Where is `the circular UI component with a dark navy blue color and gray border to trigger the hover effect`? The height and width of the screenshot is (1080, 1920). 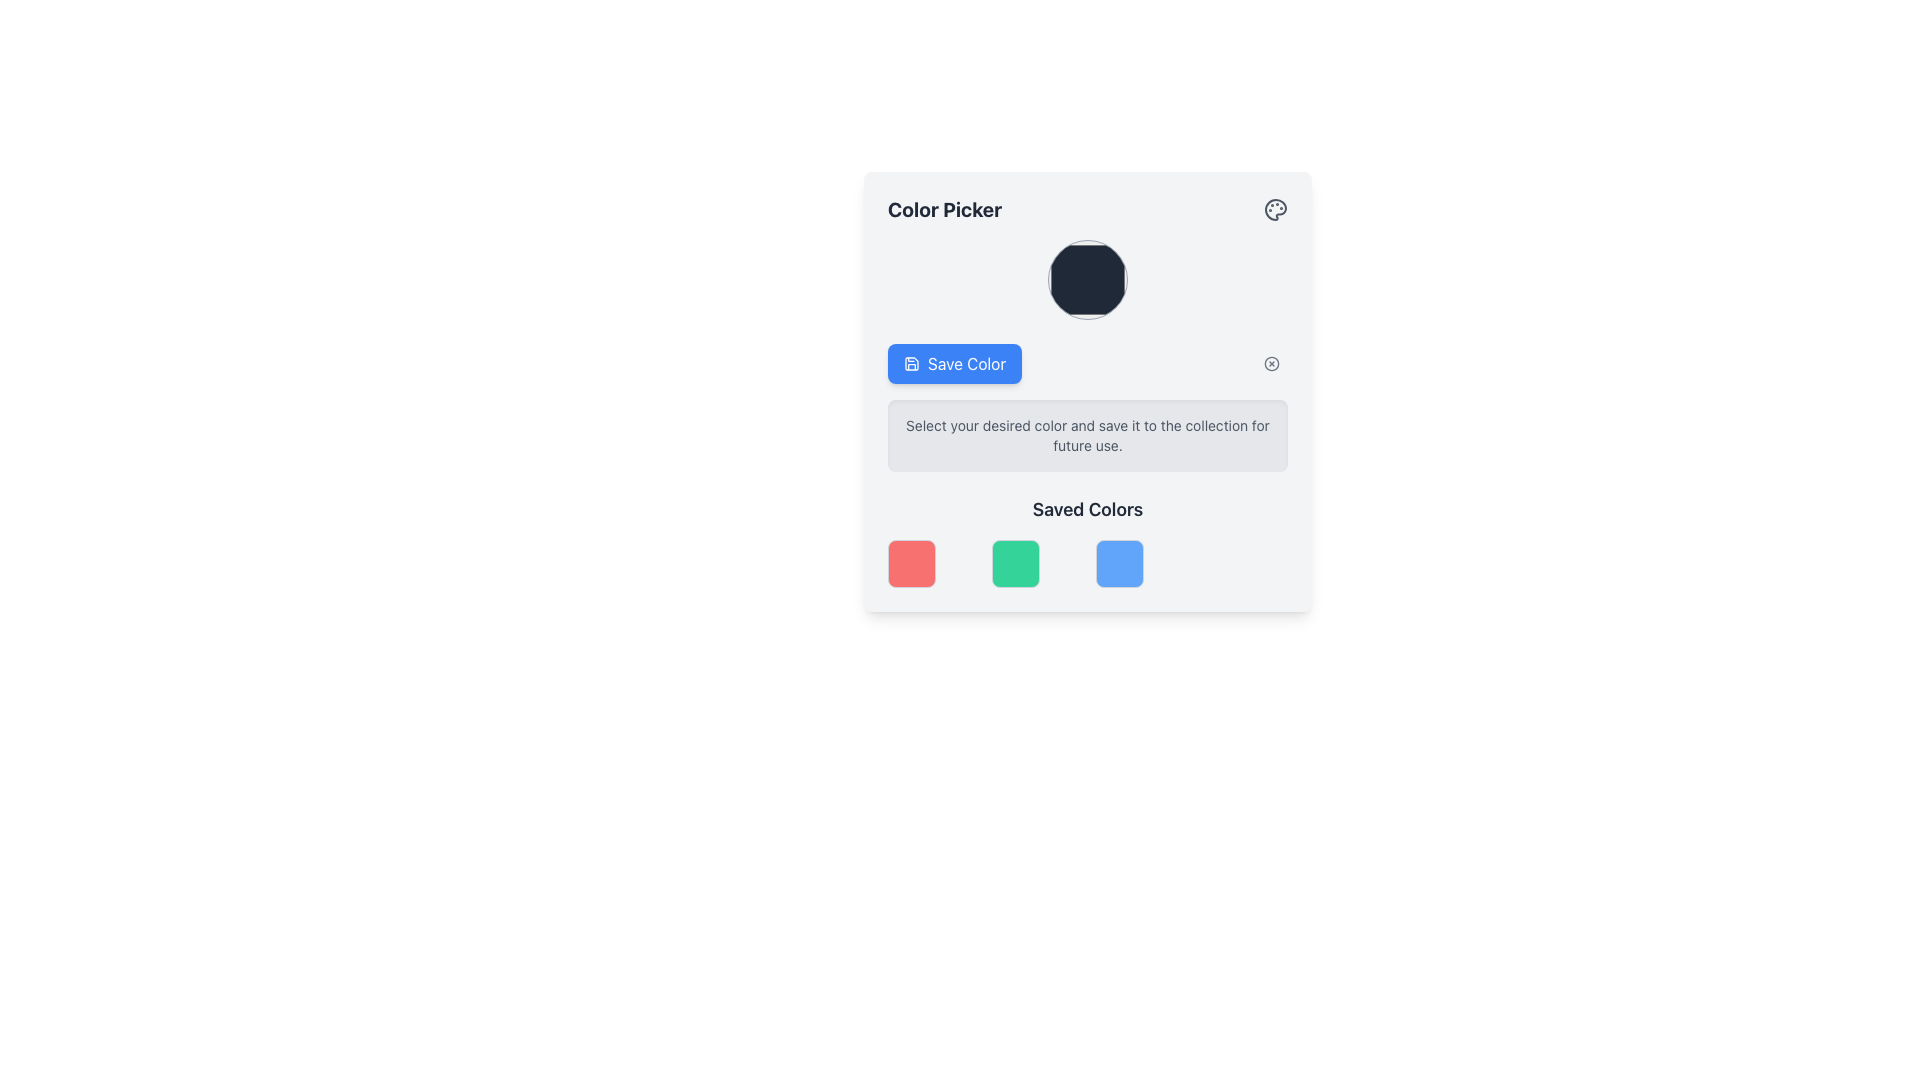 the circular UI component with a dark navy blue color and gray border to trigger the hover effect is located at coordinates (1087, 280).